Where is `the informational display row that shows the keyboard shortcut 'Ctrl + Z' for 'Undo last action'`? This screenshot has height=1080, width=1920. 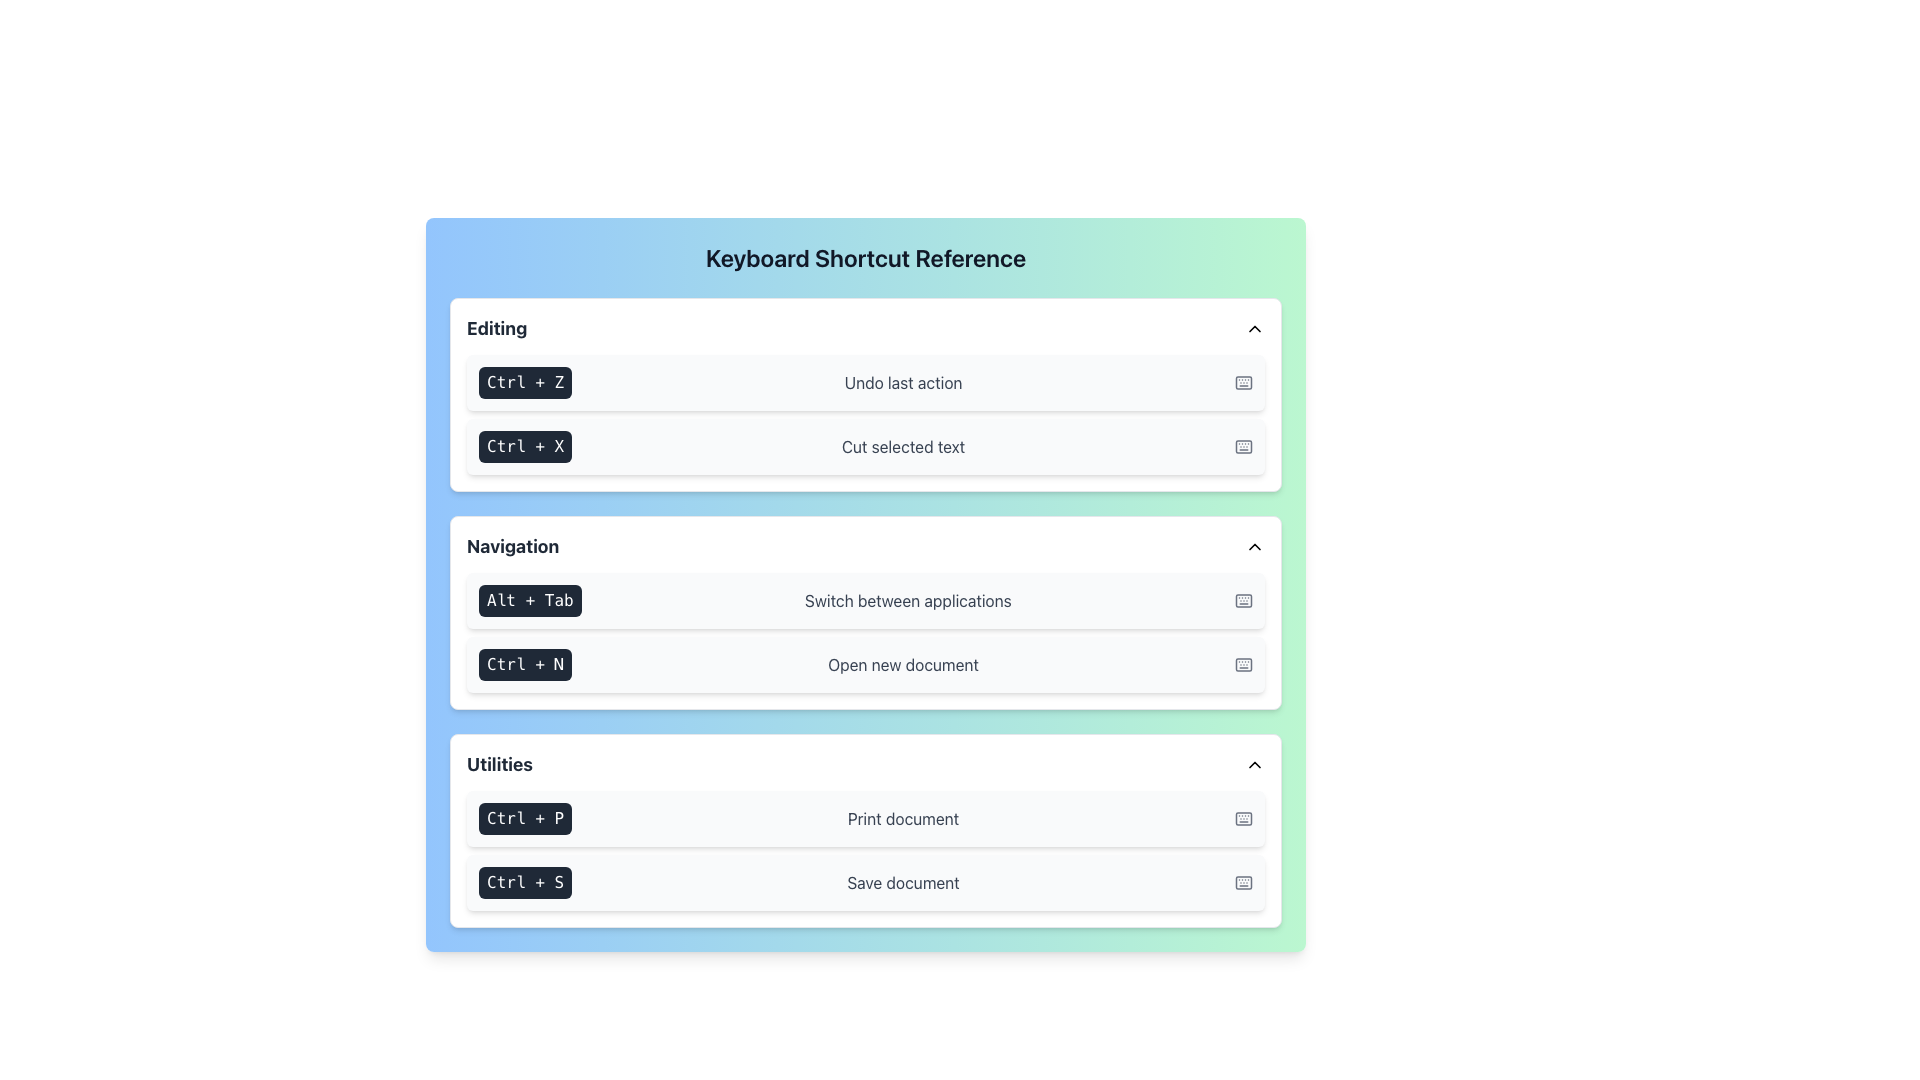
the informational display row that shows the keyboard shortcut 'Ctrl + Z' for 'Undo last action' is located at coordinates (865, 382).